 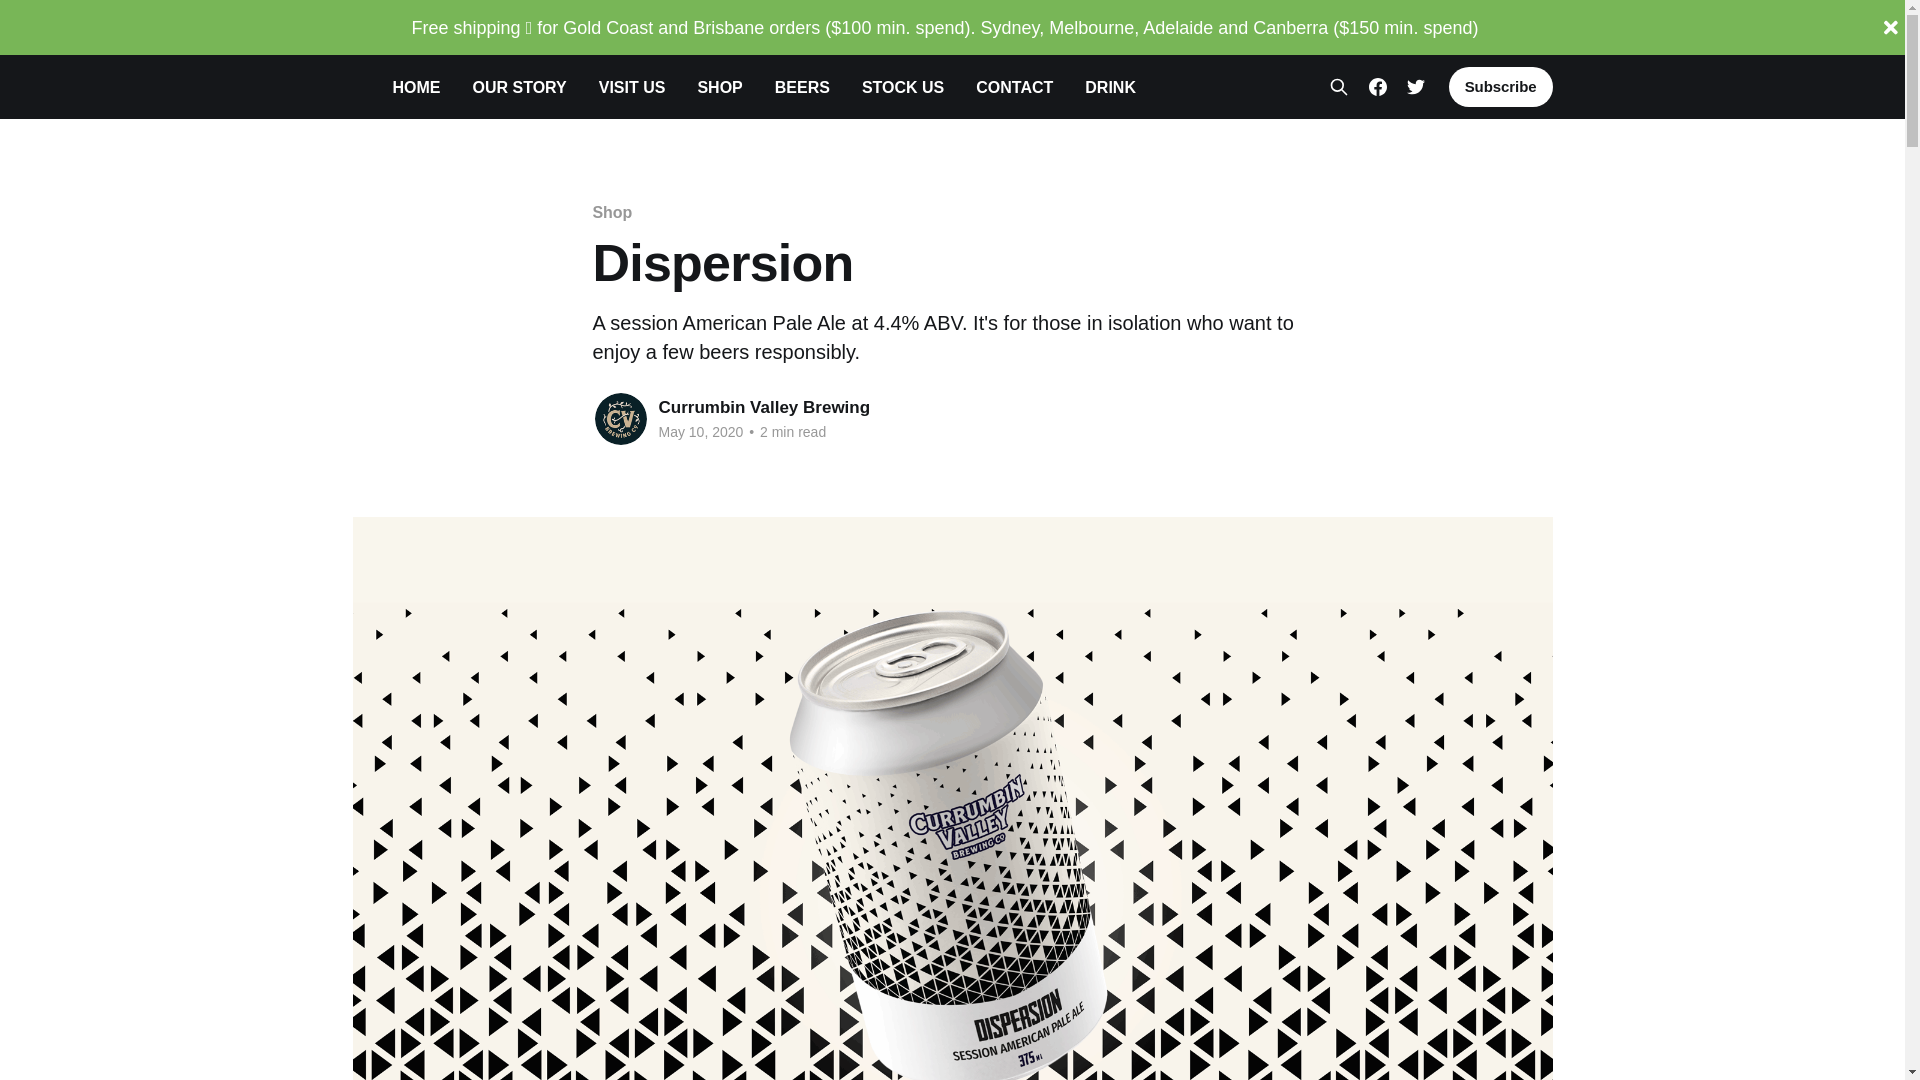 What do you see at coordinates (1109, 86) in the screenshot?
I see `'DRINK'` at bounding box center [1109, 86].